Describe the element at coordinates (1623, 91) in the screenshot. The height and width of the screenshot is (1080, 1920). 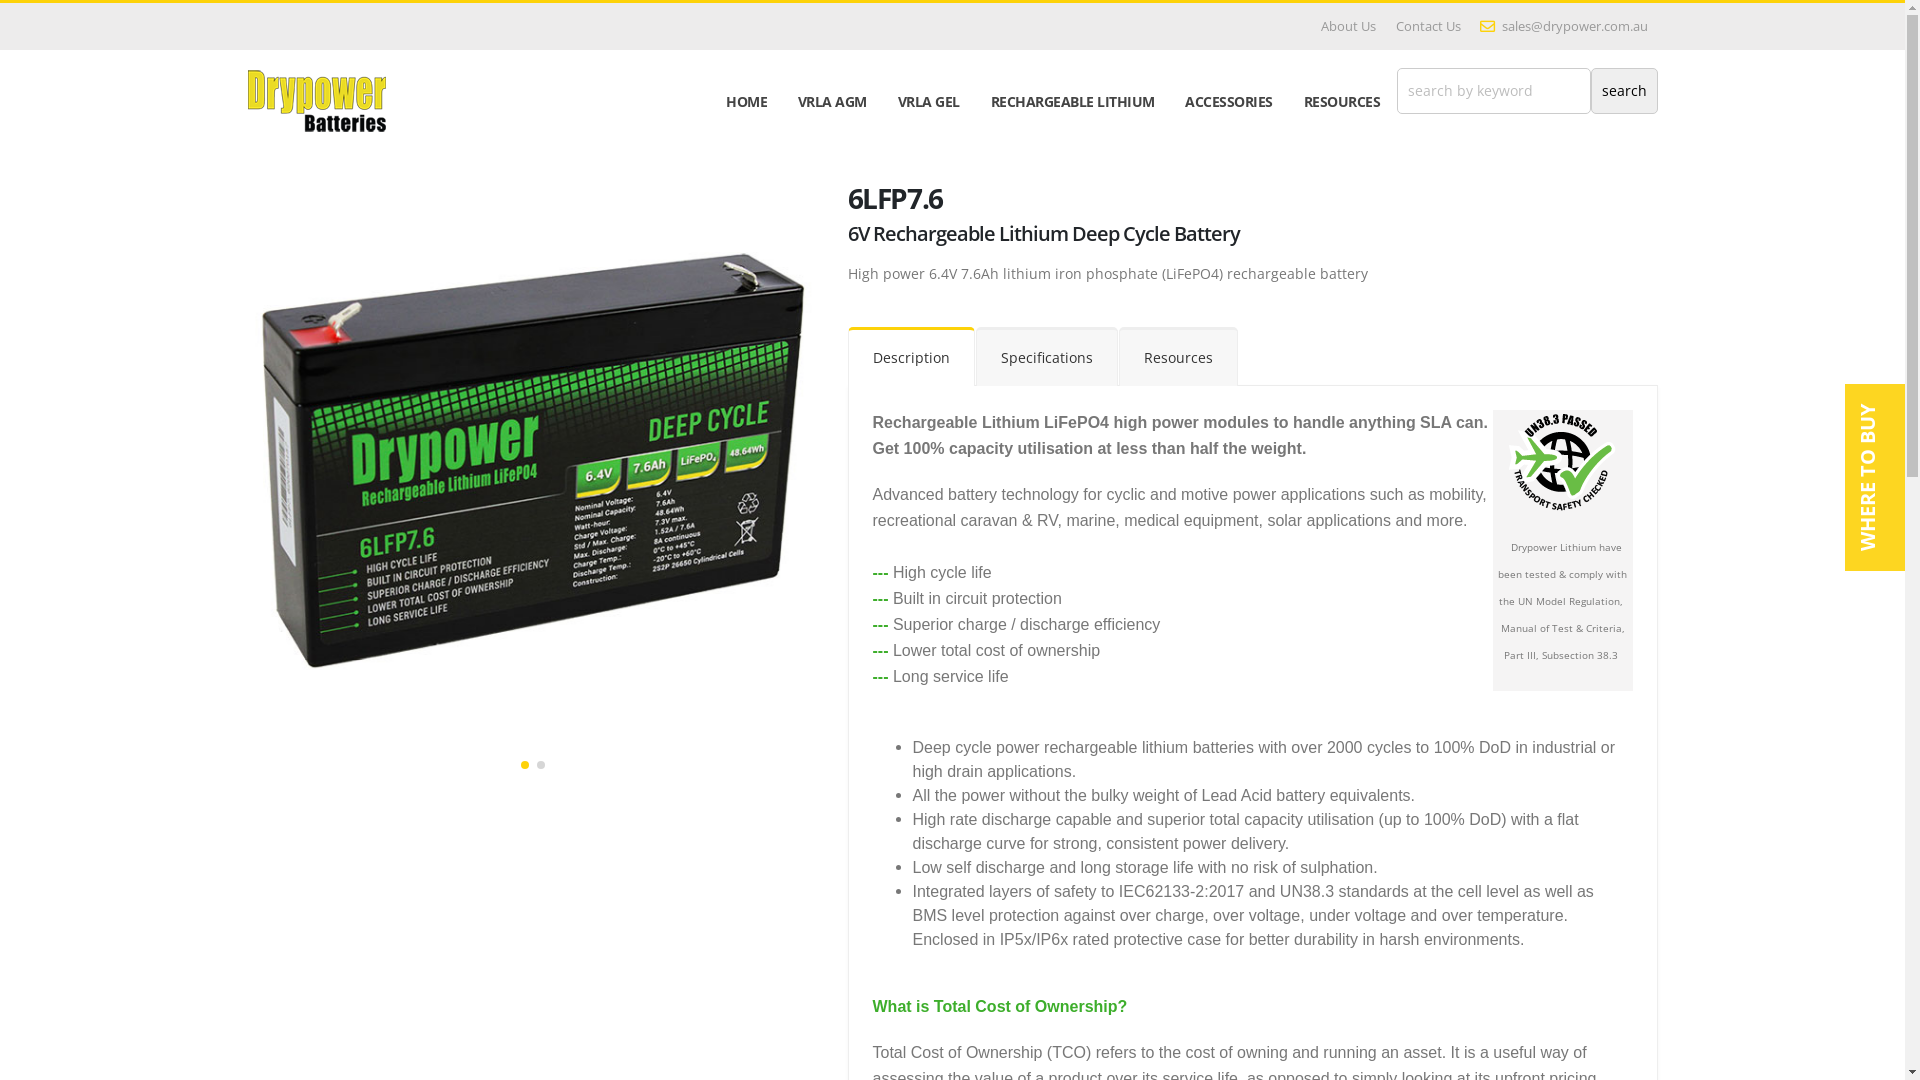
I see `'search'` at that location.